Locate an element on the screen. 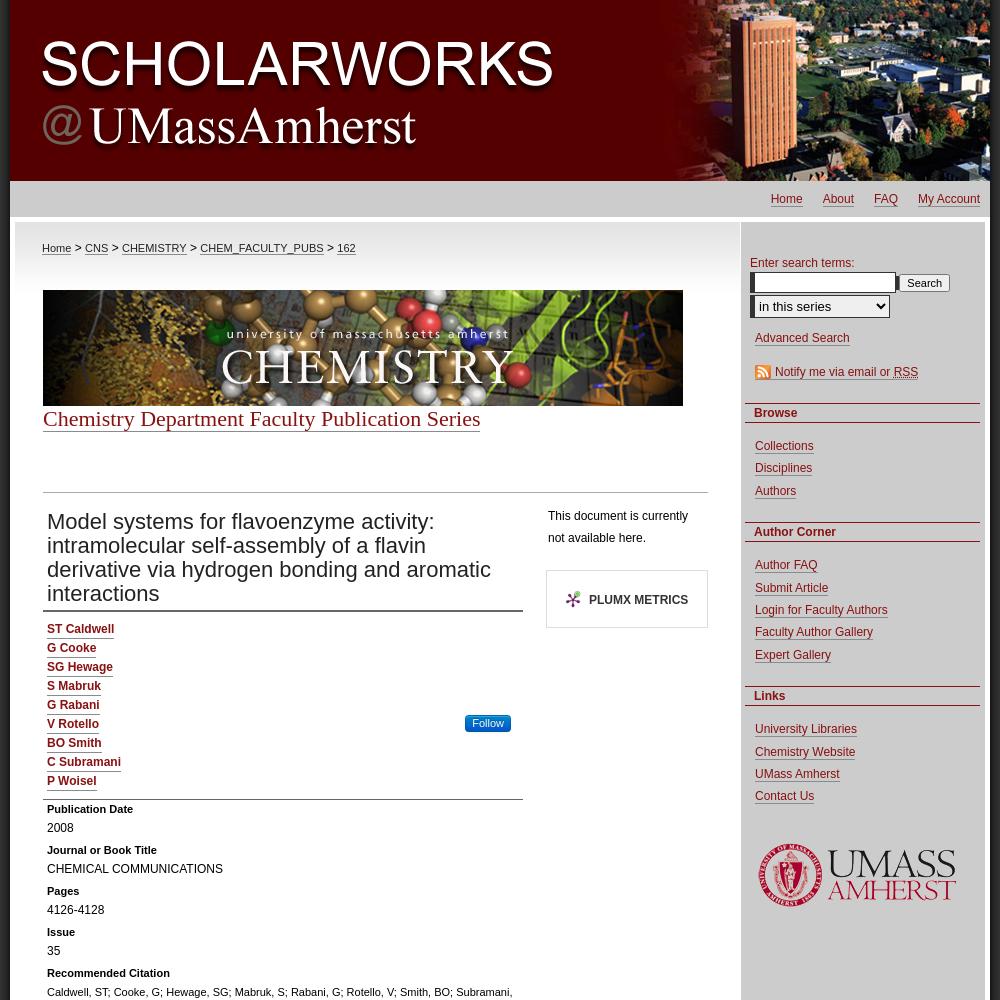 Image resolution: width=1000 pixels, height=1000 pixels. 'Recommended Citation' is located at coordinates (107, 972).